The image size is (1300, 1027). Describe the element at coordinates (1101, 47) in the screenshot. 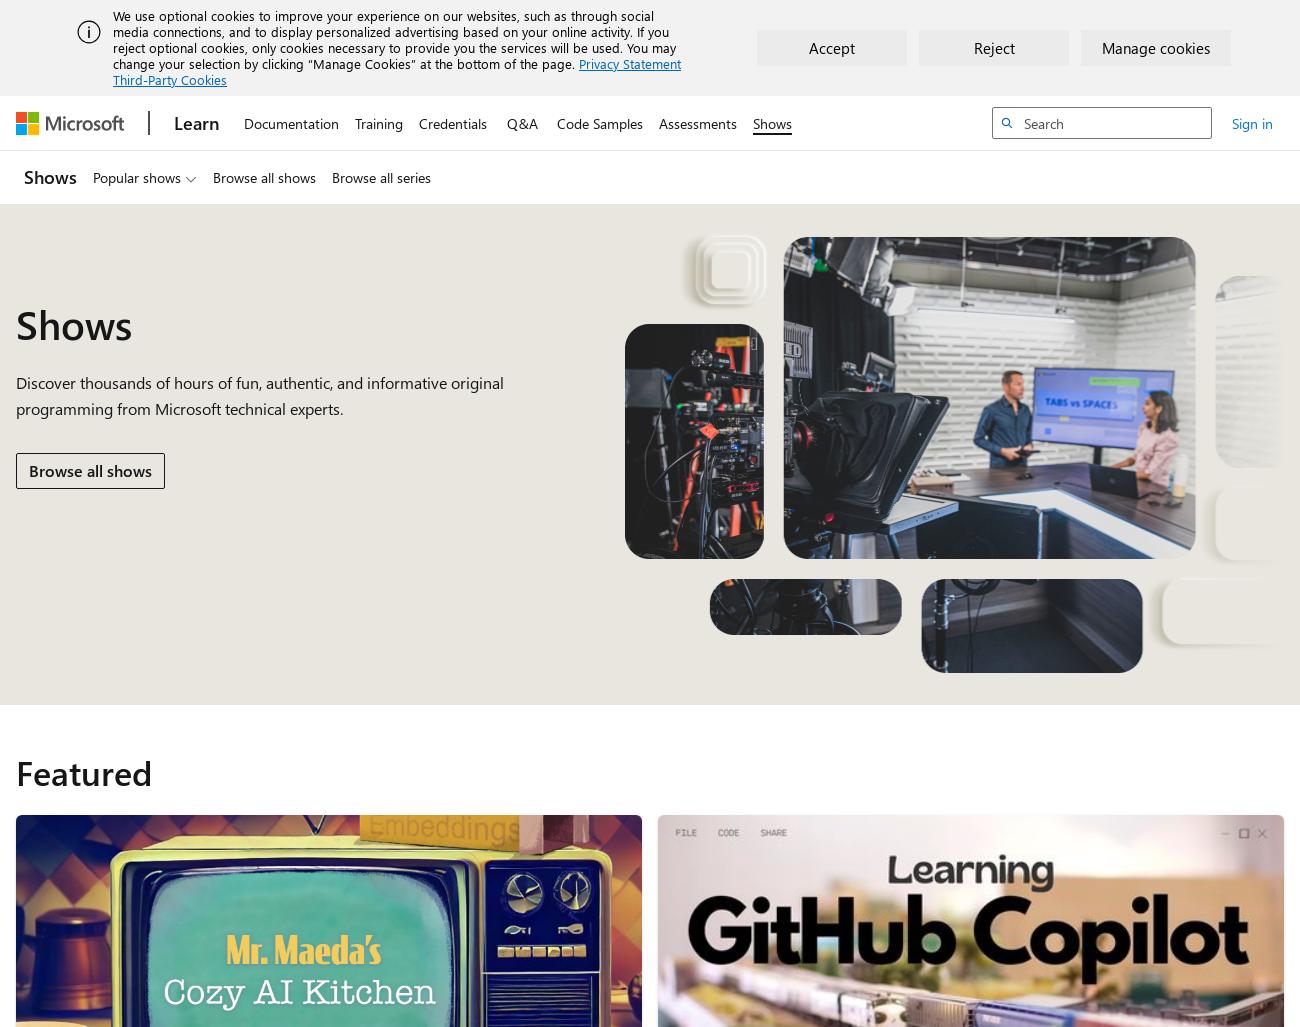

I see `'Manage cookies'` at that location.